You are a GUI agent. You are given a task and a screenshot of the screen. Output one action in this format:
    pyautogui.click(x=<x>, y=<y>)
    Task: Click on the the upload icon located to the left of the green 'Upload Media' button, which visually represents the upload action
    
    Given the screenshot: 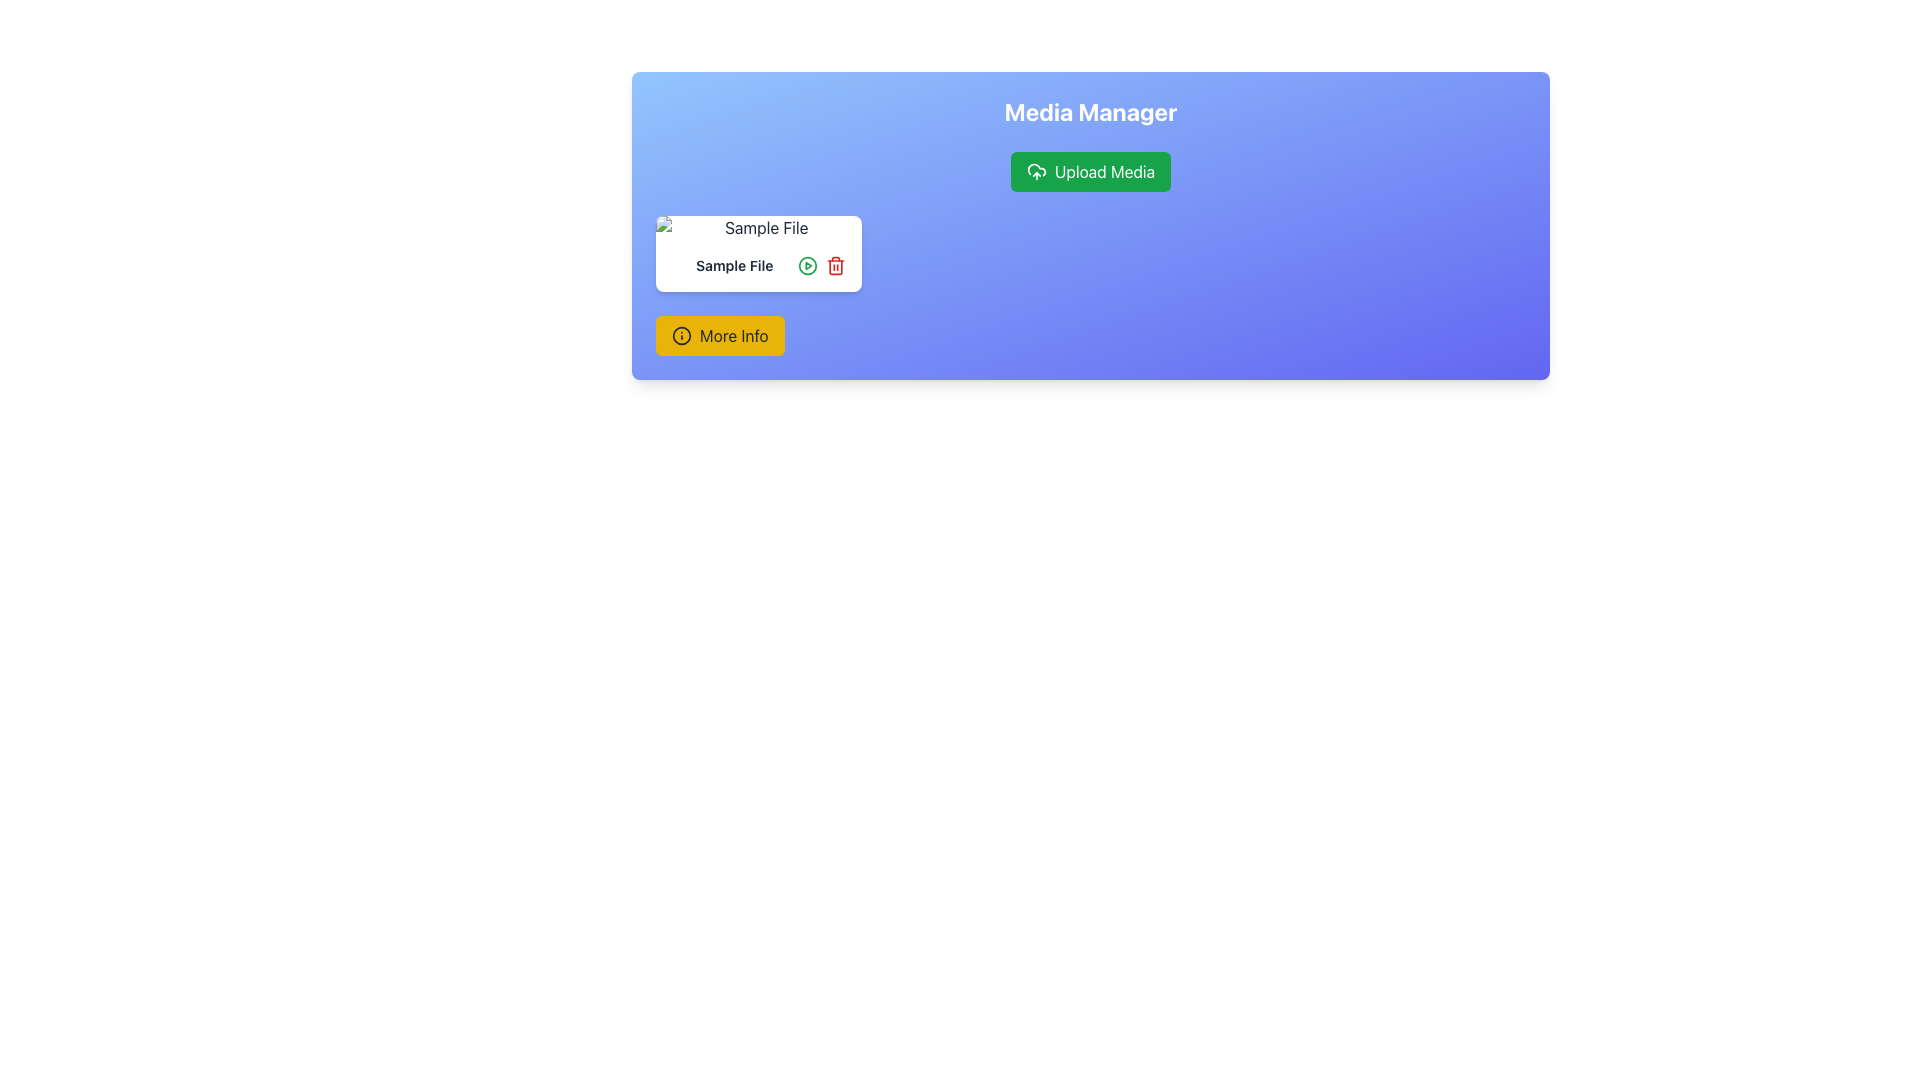 What is the action you would take?
    pyautogui.click(x=1036, y=171)
    